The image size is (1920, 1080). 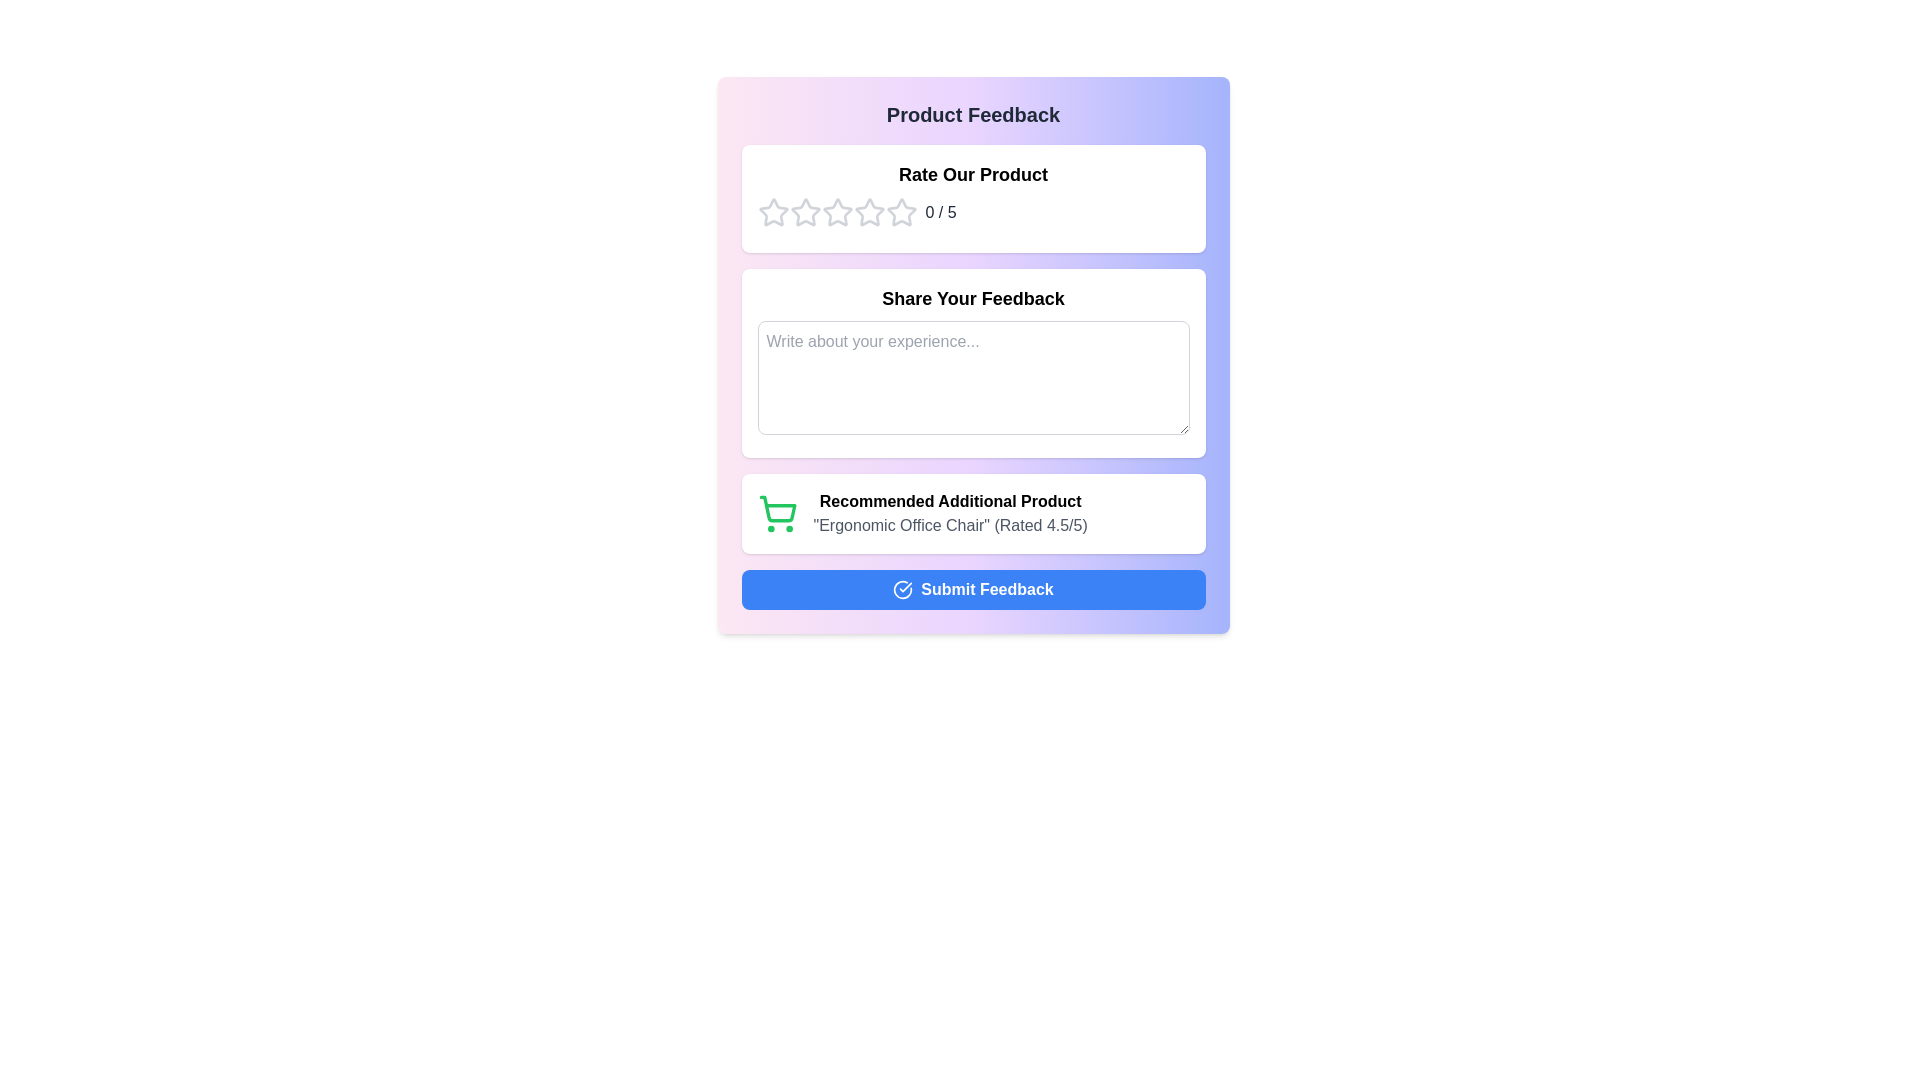 I want to click on the confirmation icon located within the blue 'Submit Feedback' button, which indicates the action of submission, so click(x=902, y=589).